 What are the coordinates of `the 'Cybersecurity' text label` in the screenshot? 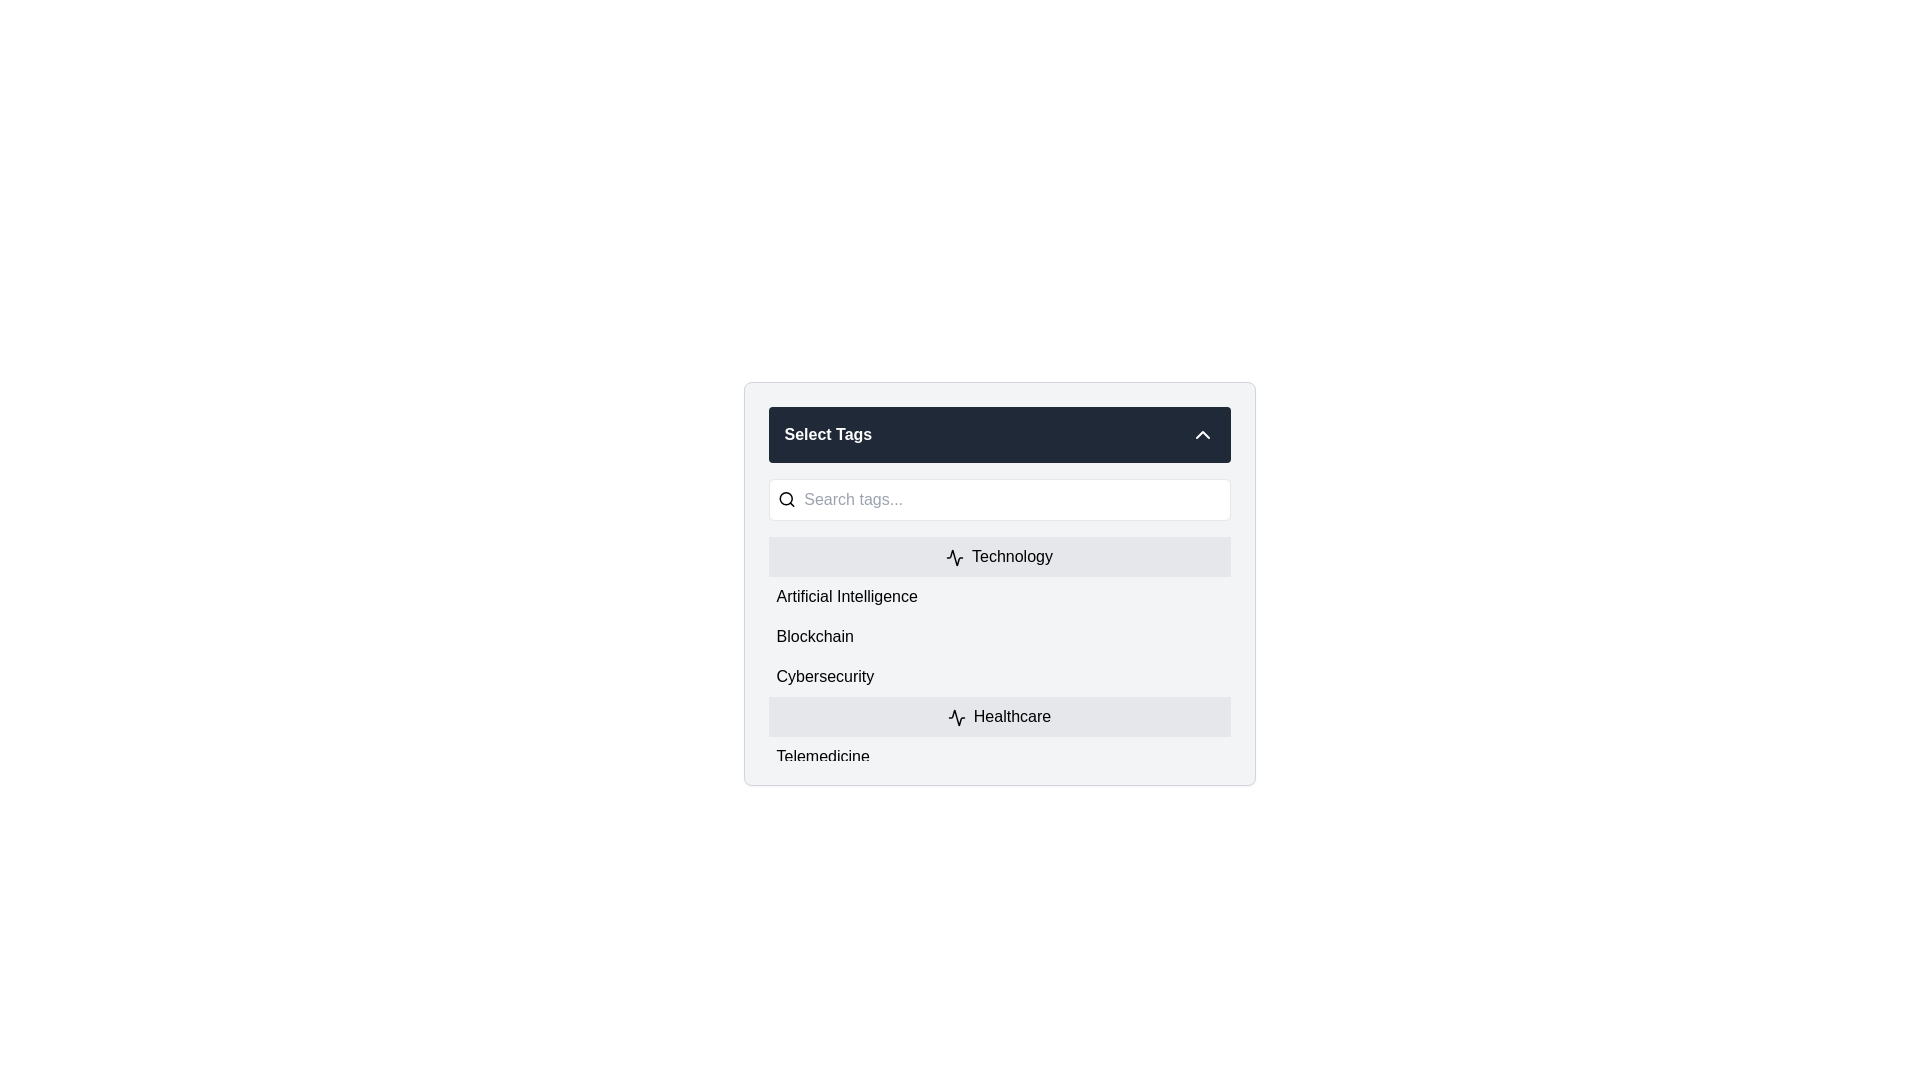 It's located at (825, 676).